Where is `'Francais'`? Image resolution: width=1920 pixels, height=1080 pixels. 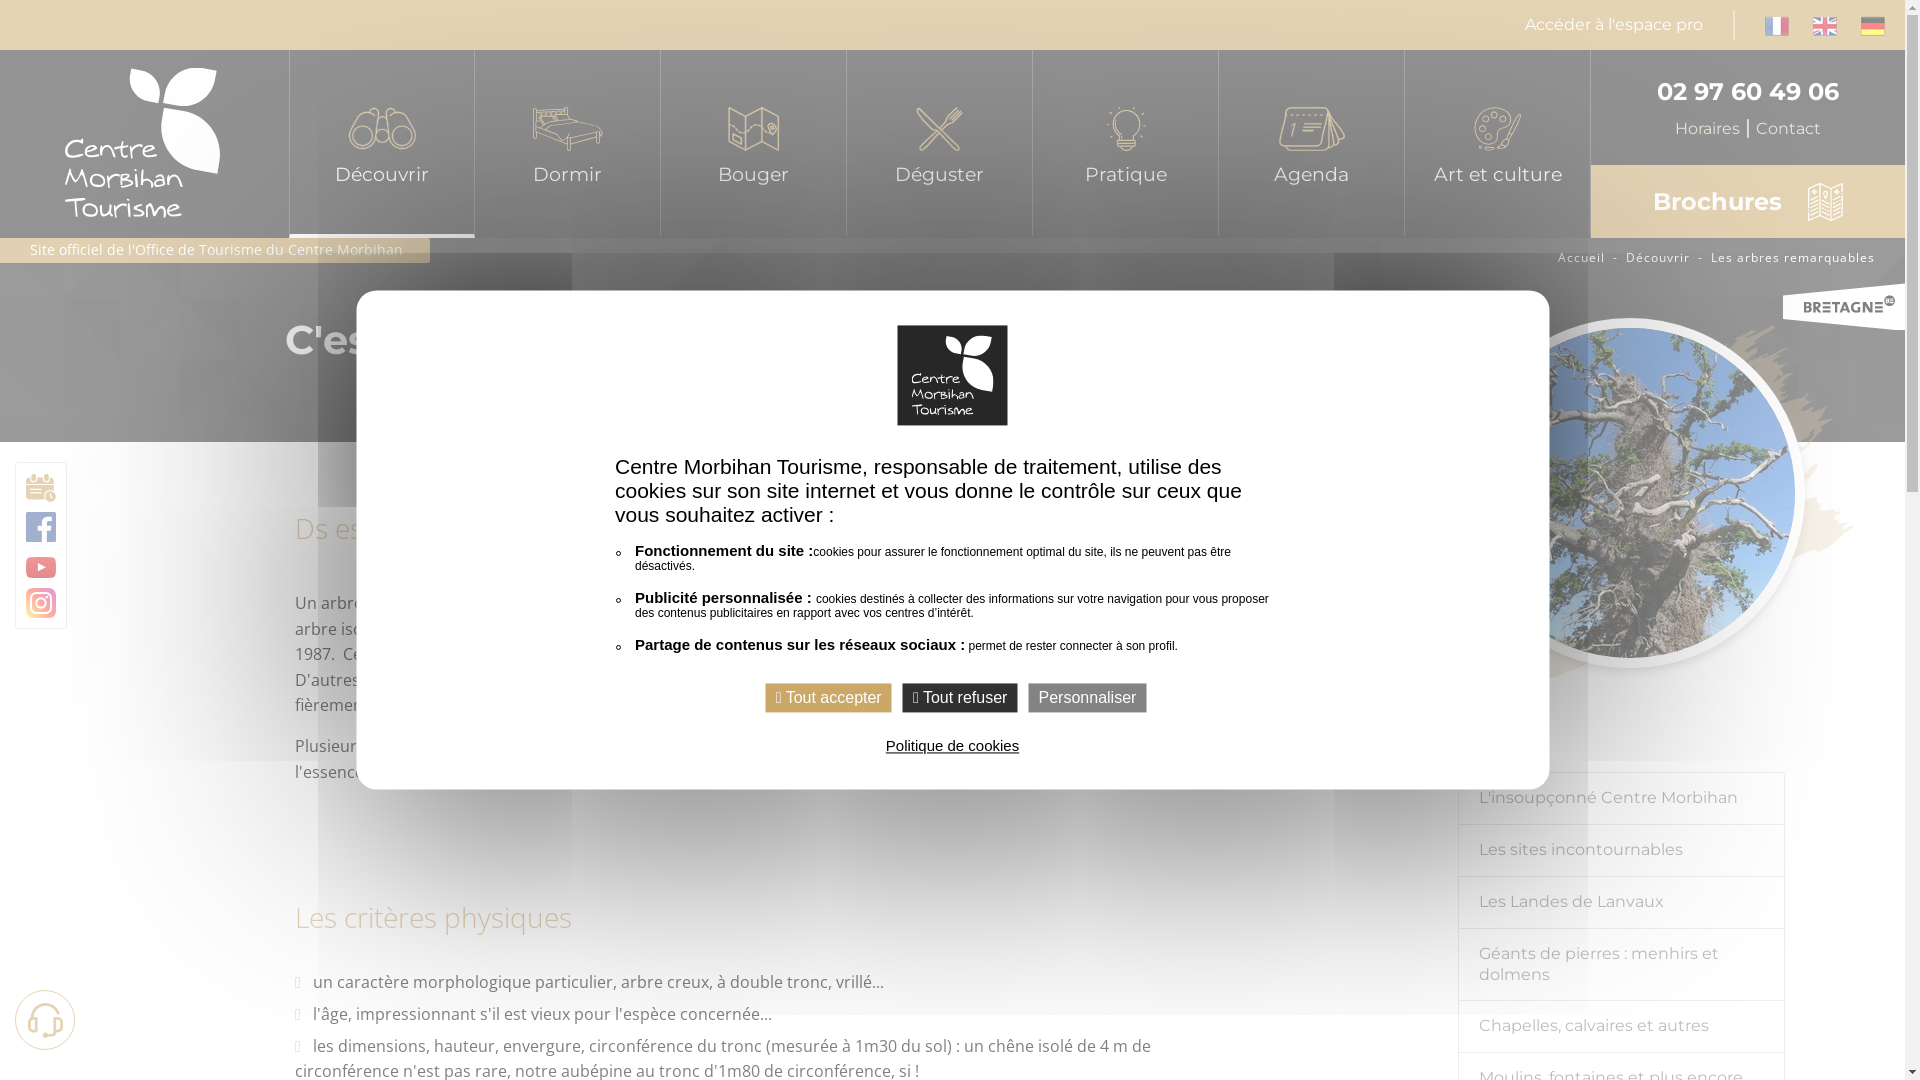
'Francais' is located at coordinates (1765, 23).